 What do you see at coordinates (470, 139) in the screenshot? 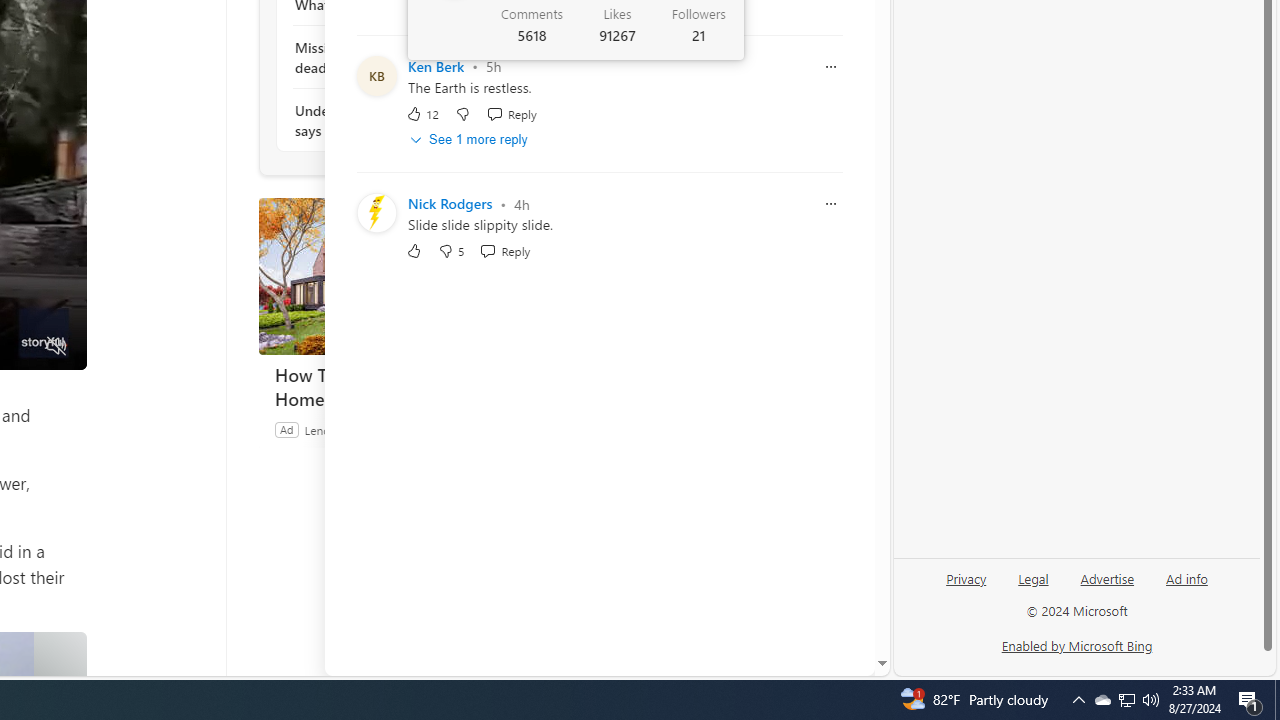
I see `'See 1 more reply'` at bounding box center [470, 139].